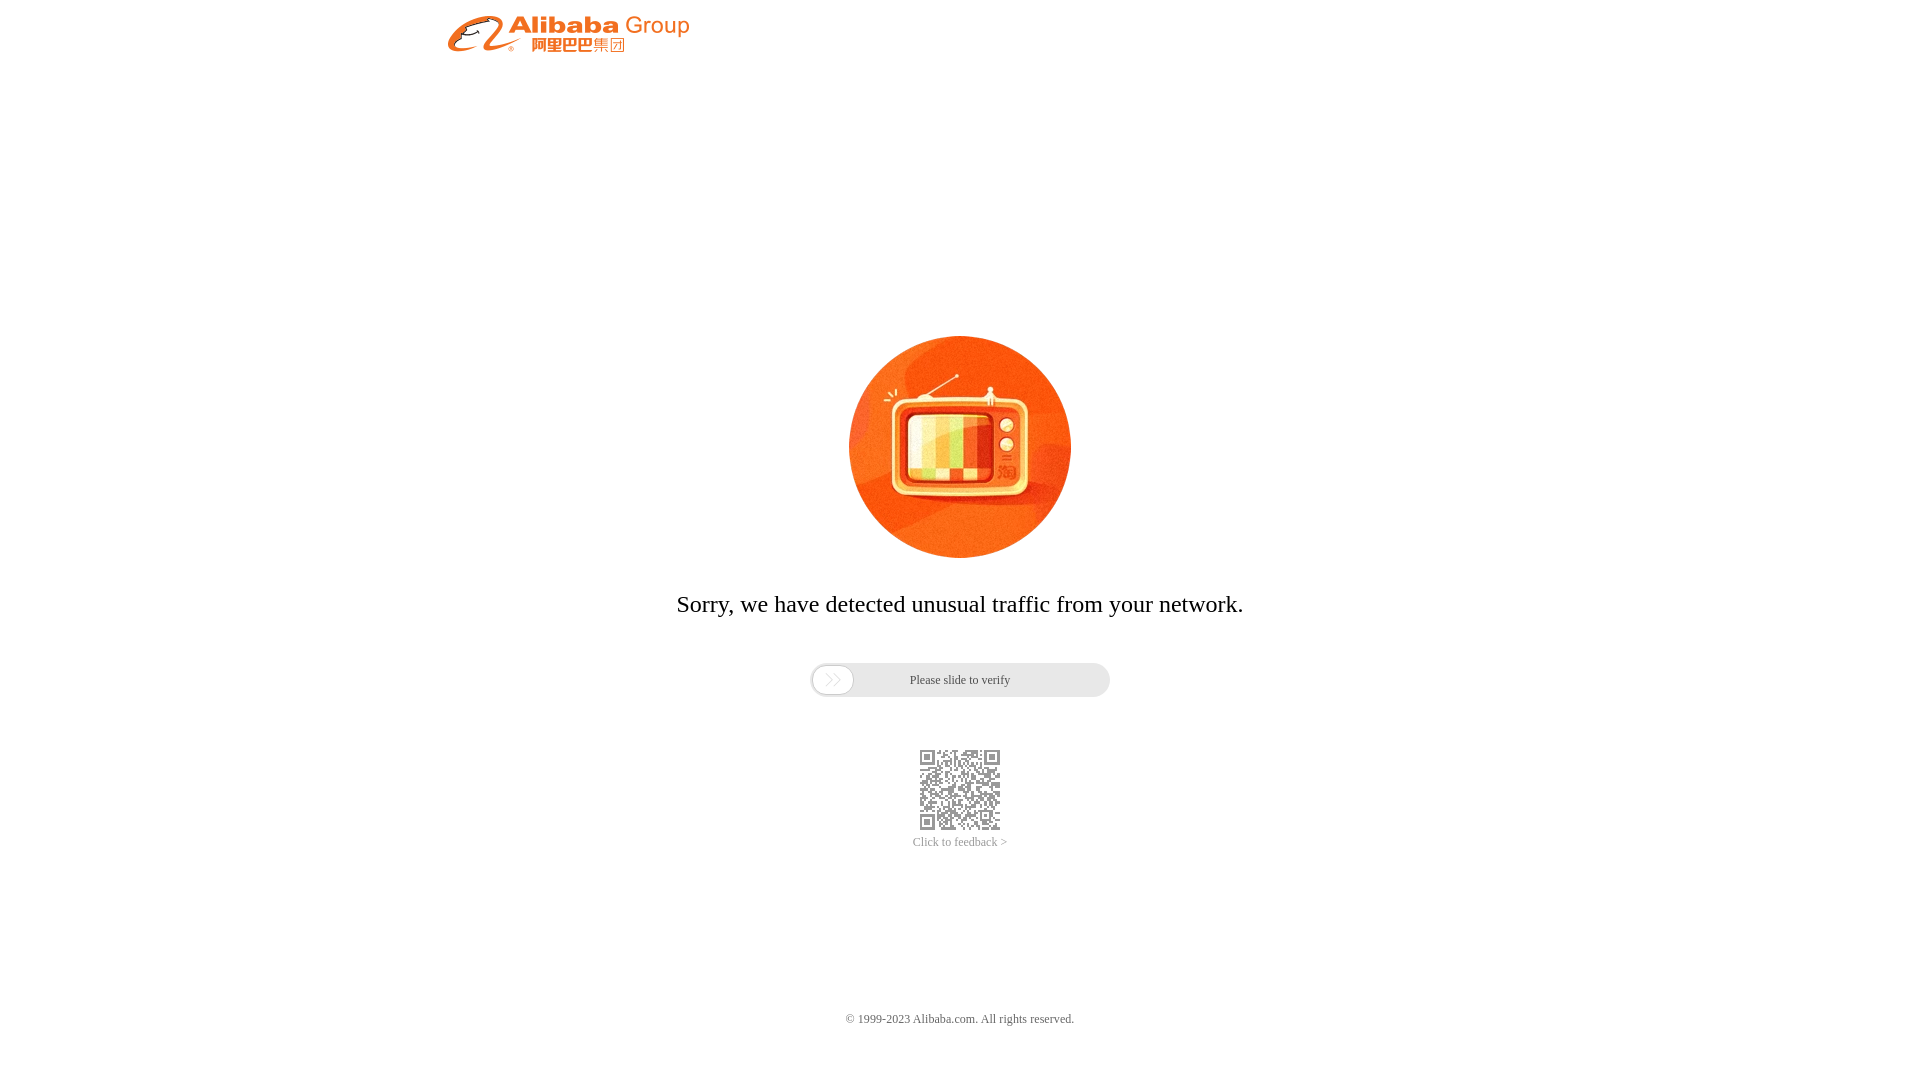 The image size is (1920, 1080). I want to click on 'Click to feedback >', so click(960, 842).